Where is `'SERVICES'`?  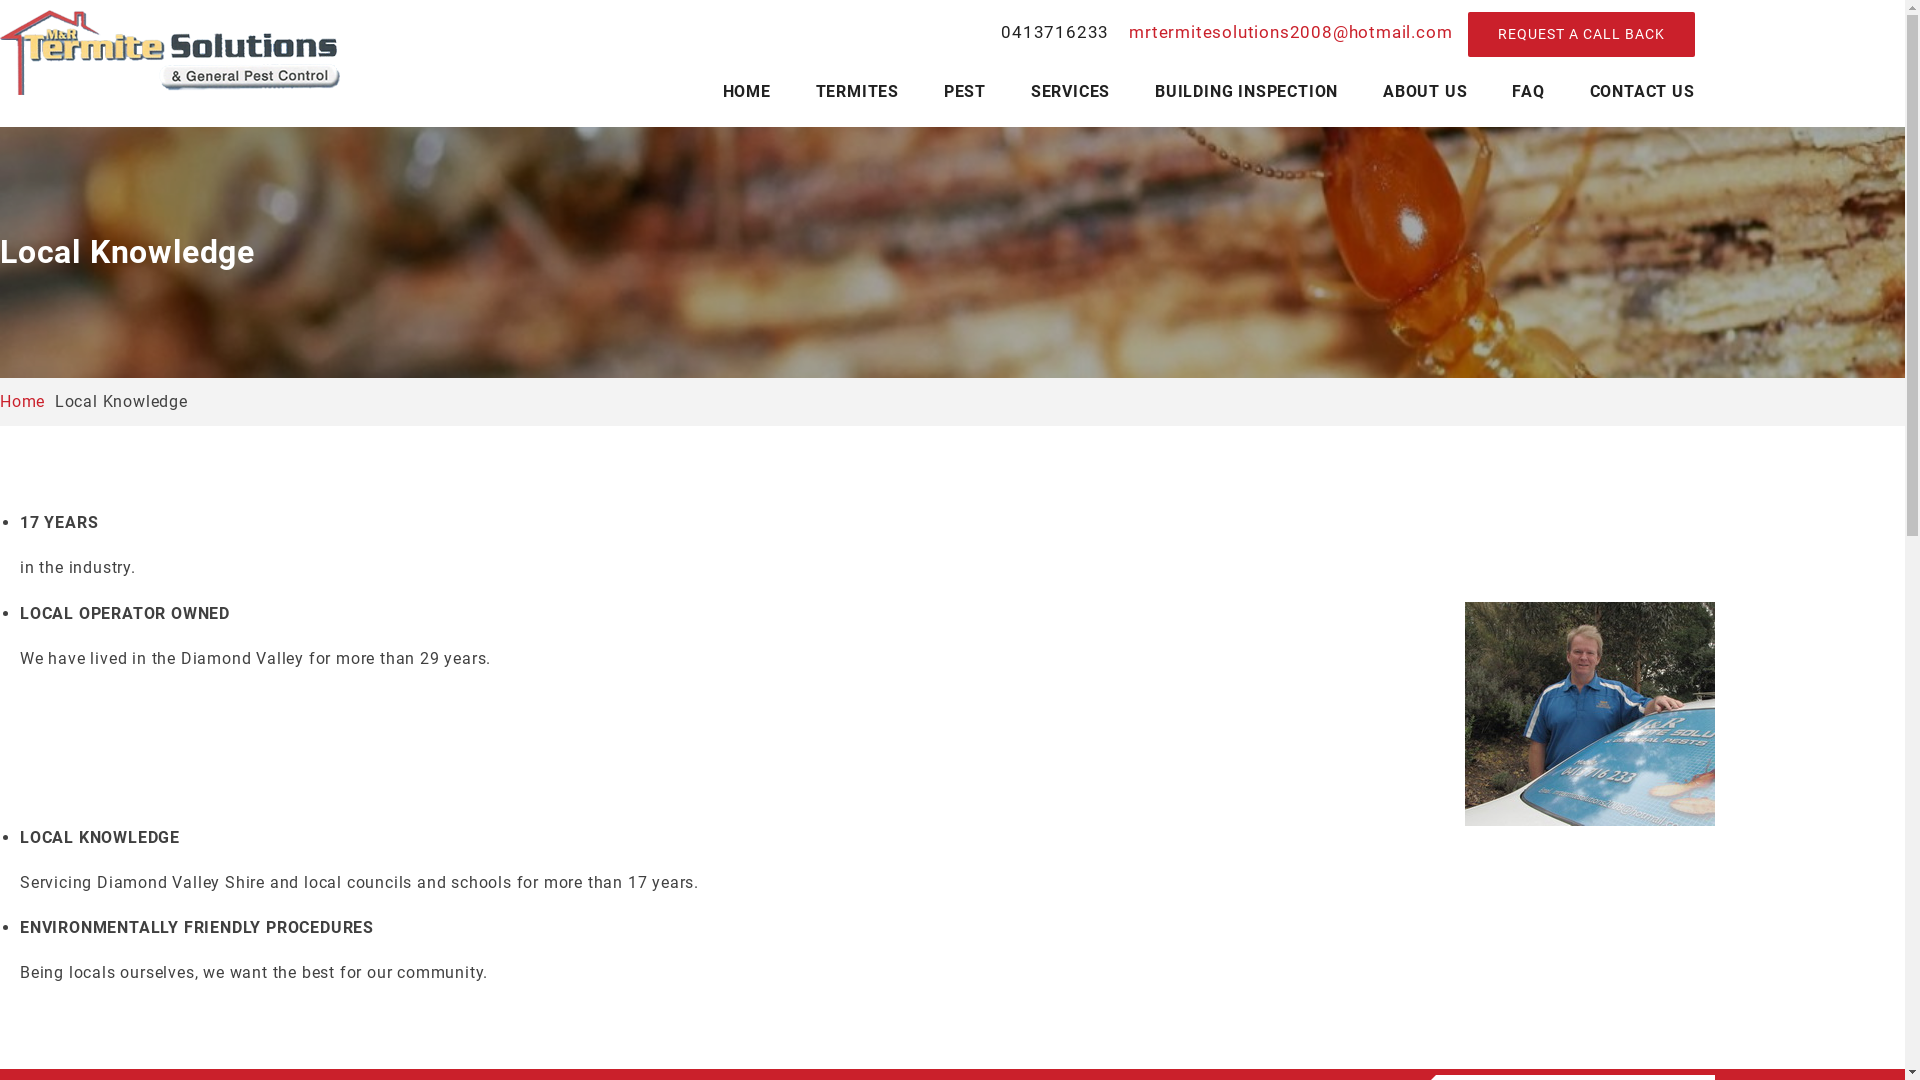
'SERVICES' is located at coordinates (1069, 92).